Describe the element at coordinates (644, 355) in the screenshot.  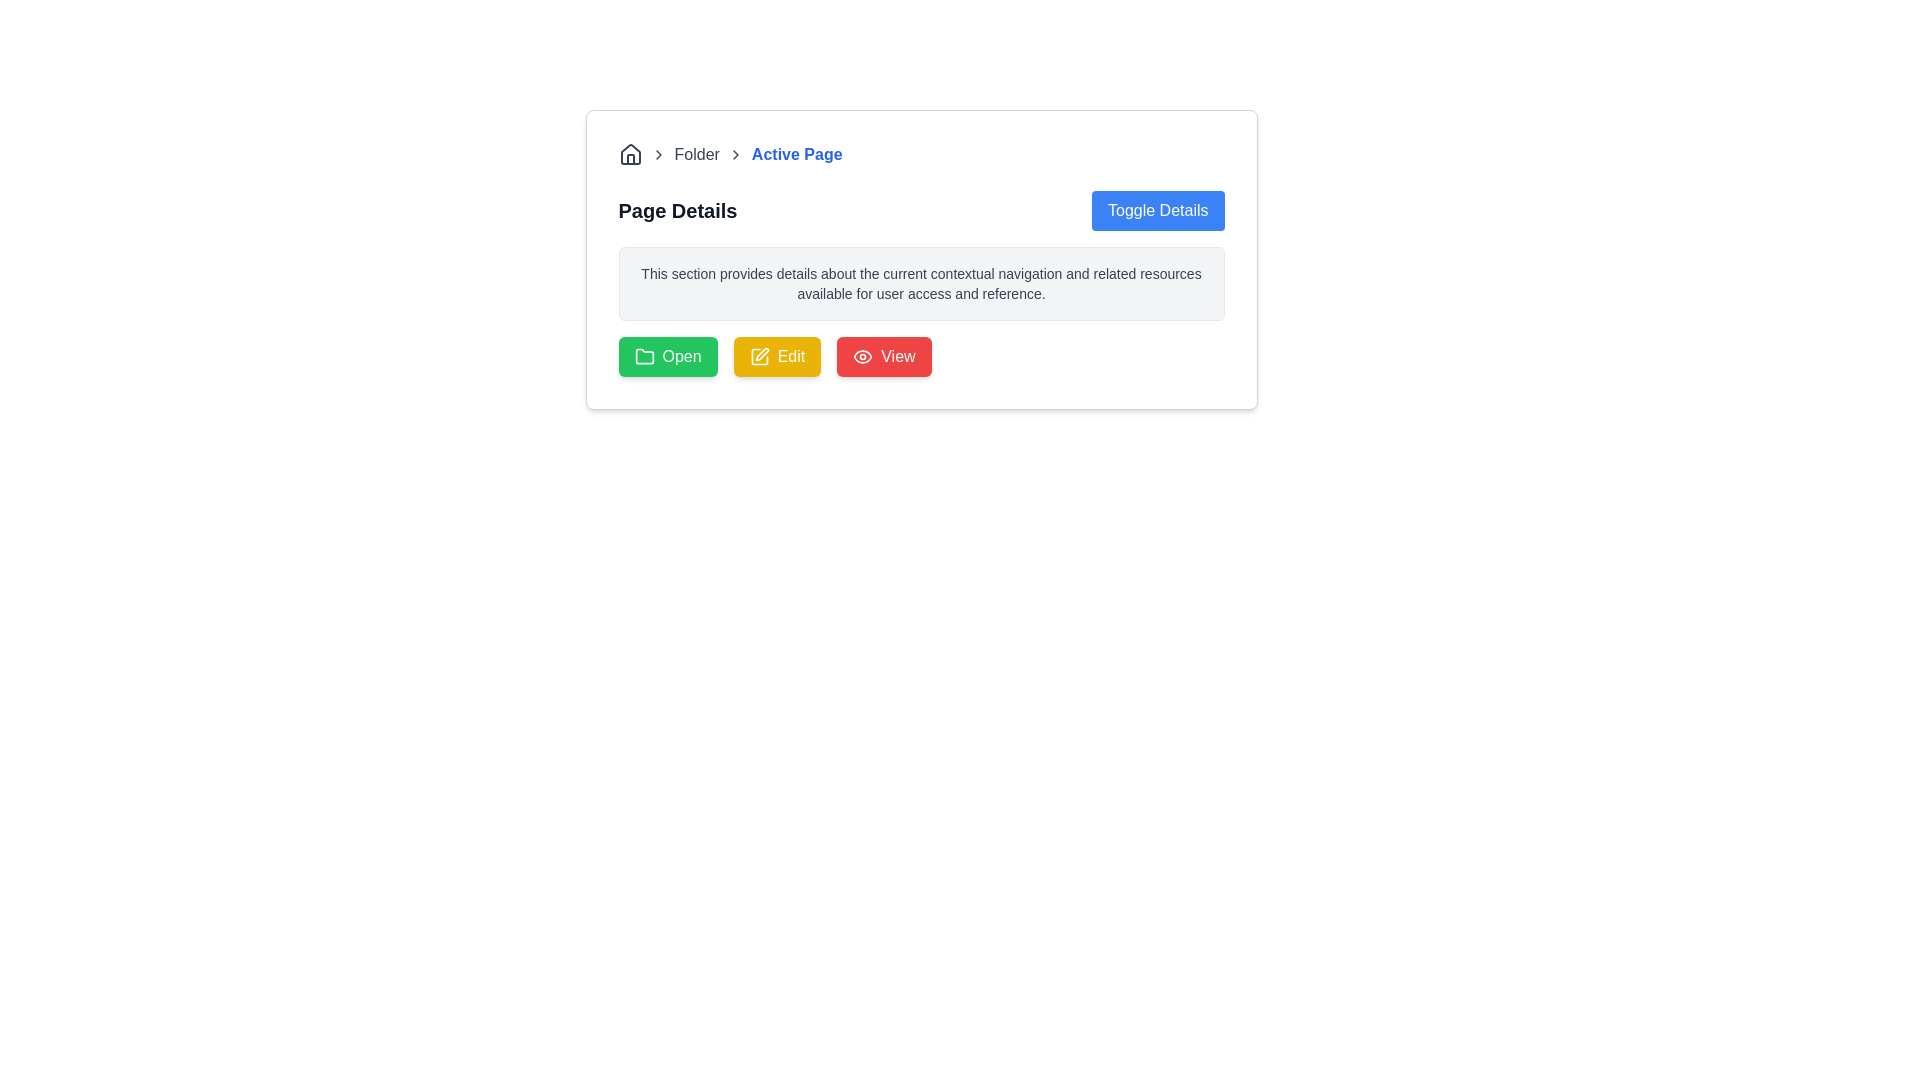
I see `the folder icon located on the left side of the green button labeled 'Open', positioned just before the text on the button` at that location.